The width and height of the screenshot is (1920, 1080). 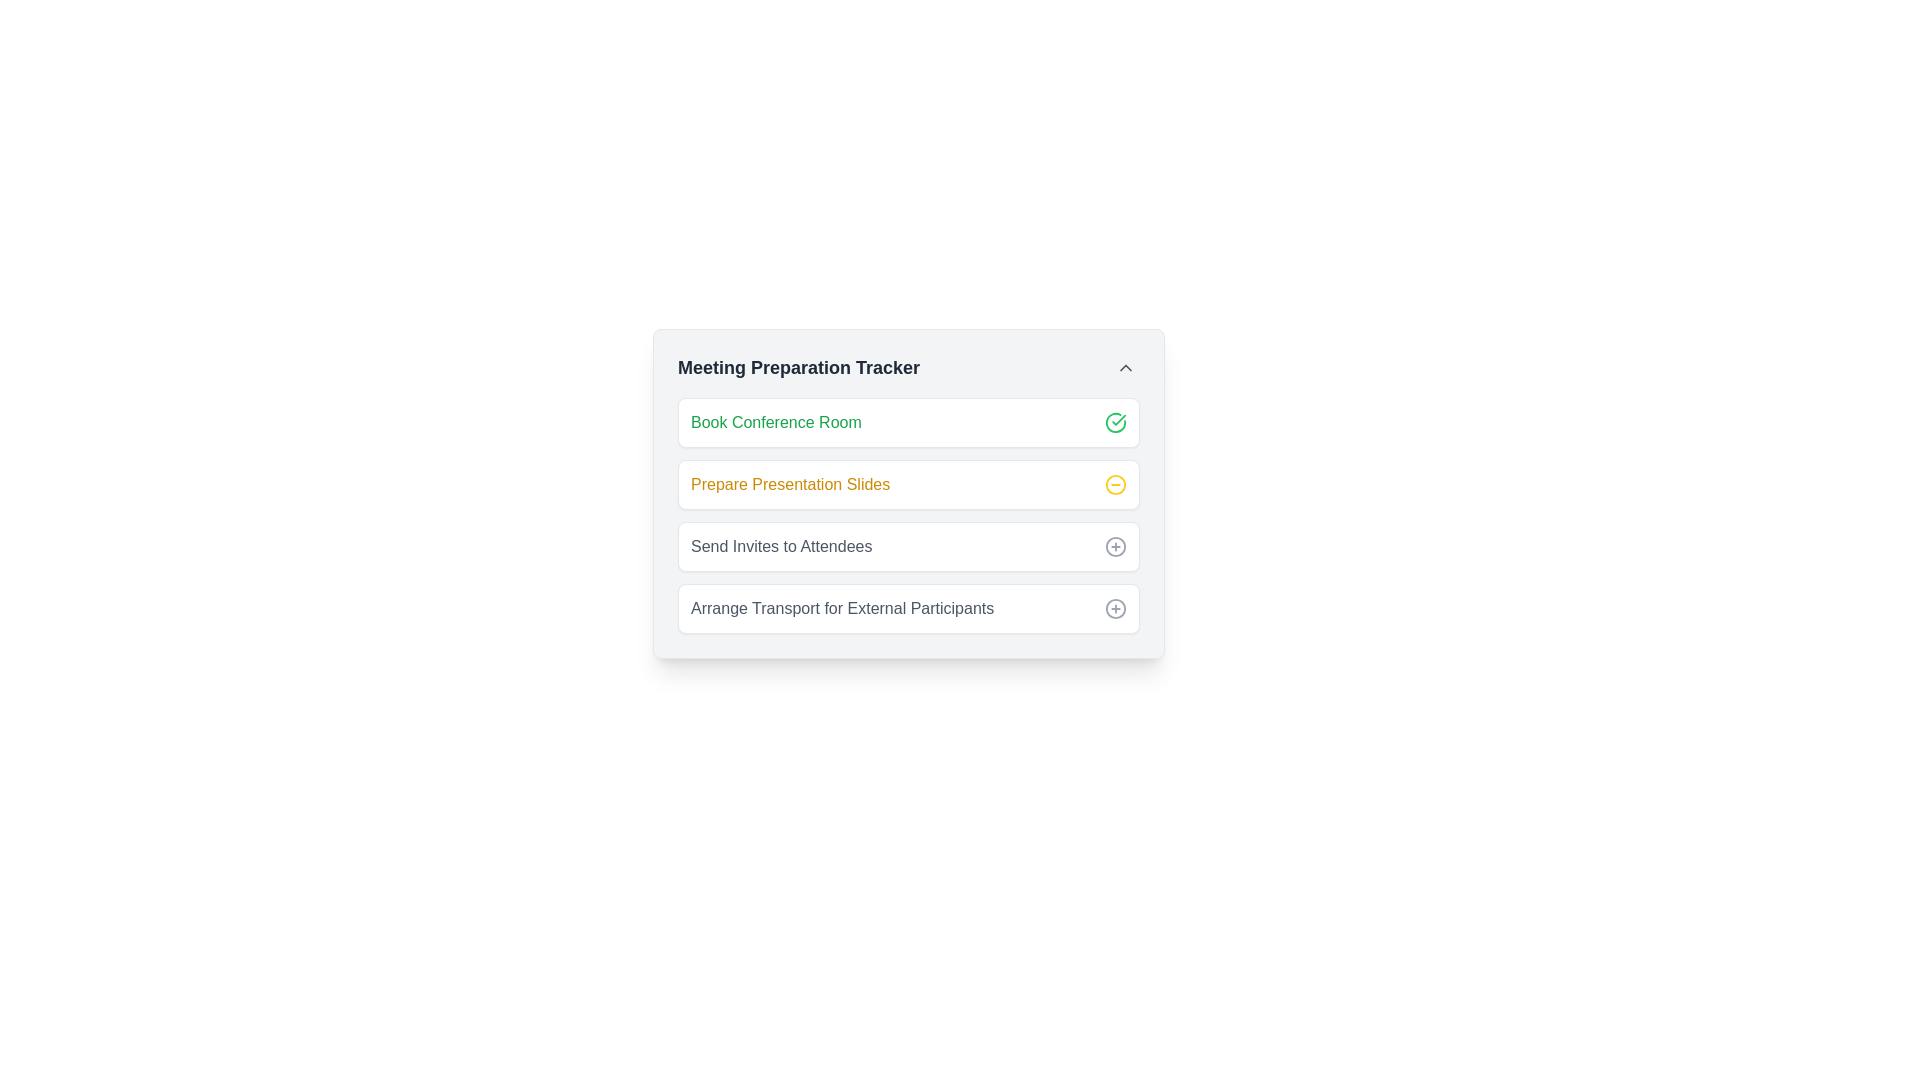 What do you see at coordinates (775, 422) in the screenshot?
I see `the text label displaying 'Book Conference Room' in green, indicating an active task in the Meeting Preparation Tracker` at bounding box center [775, 422].